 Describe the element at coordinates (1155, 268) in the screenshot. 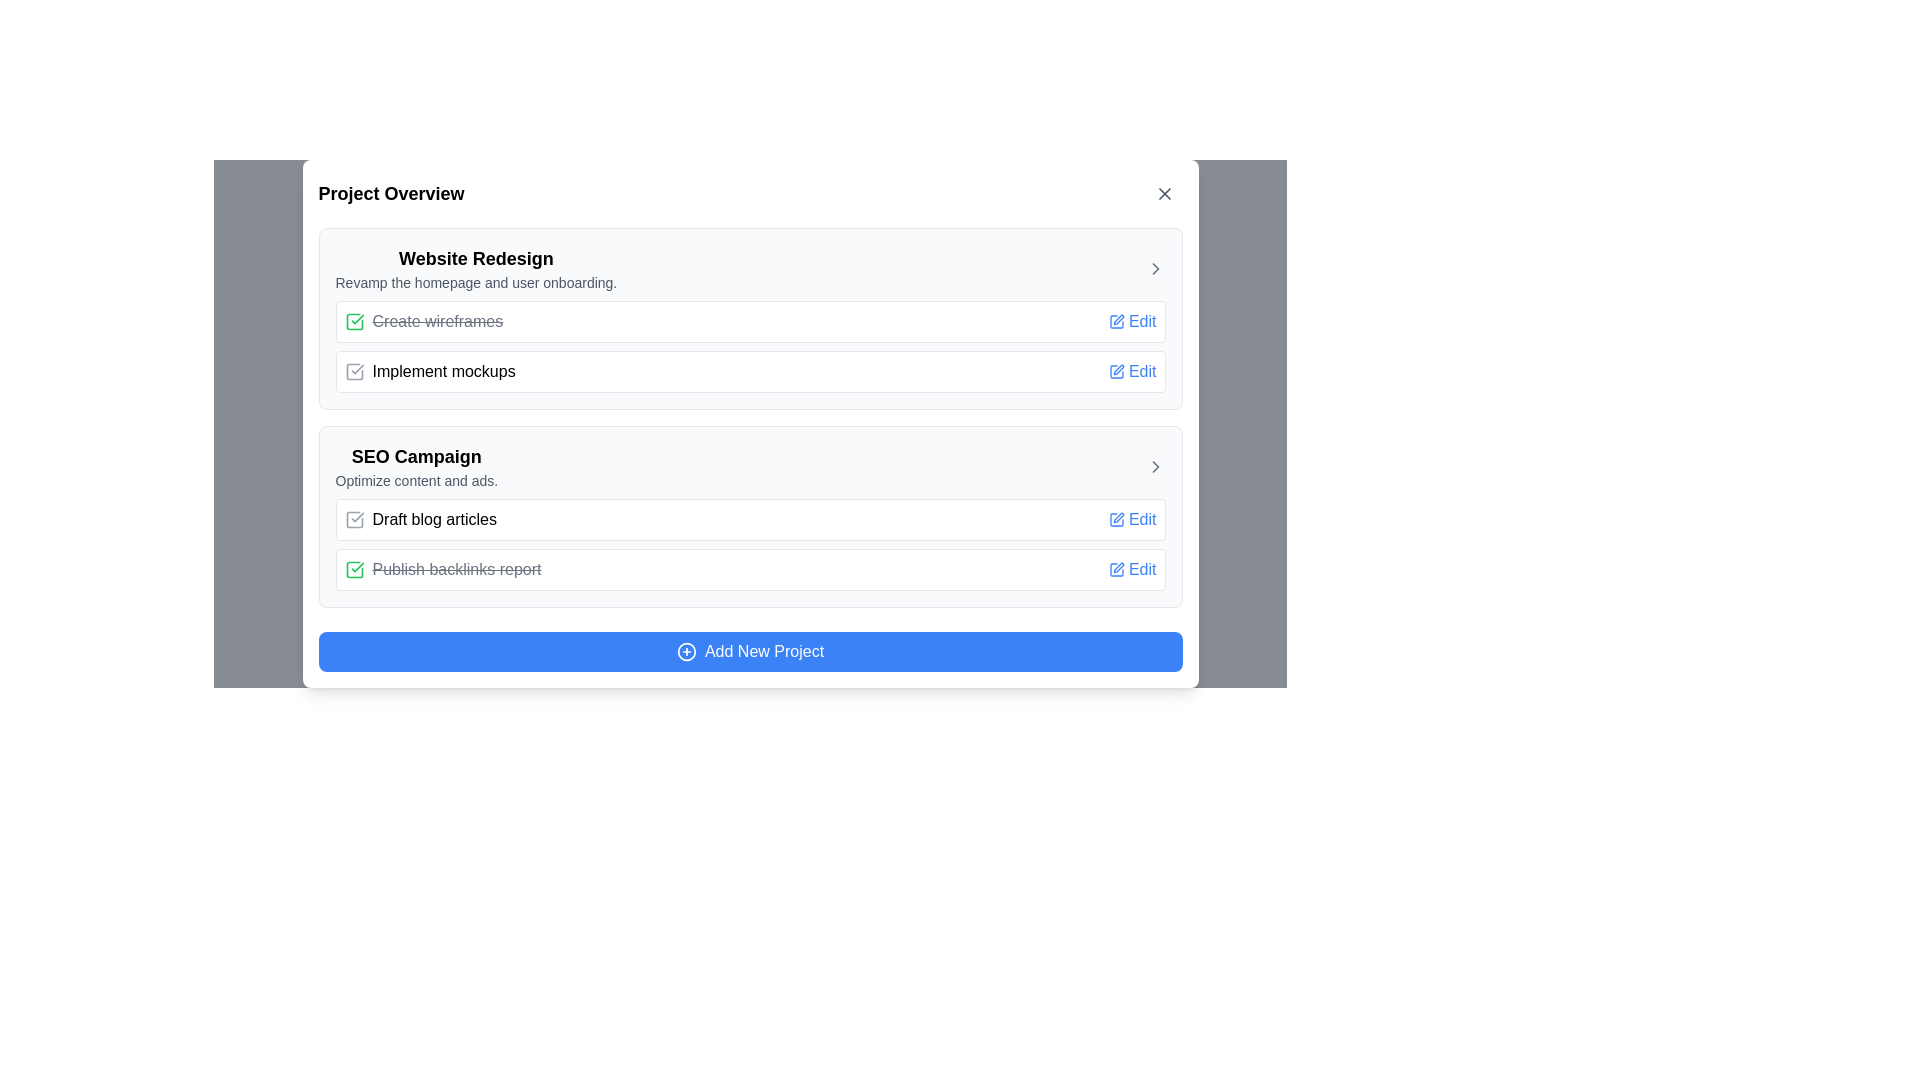

I see `the rightmost icon in the 'Website Redesign' section` at that location.